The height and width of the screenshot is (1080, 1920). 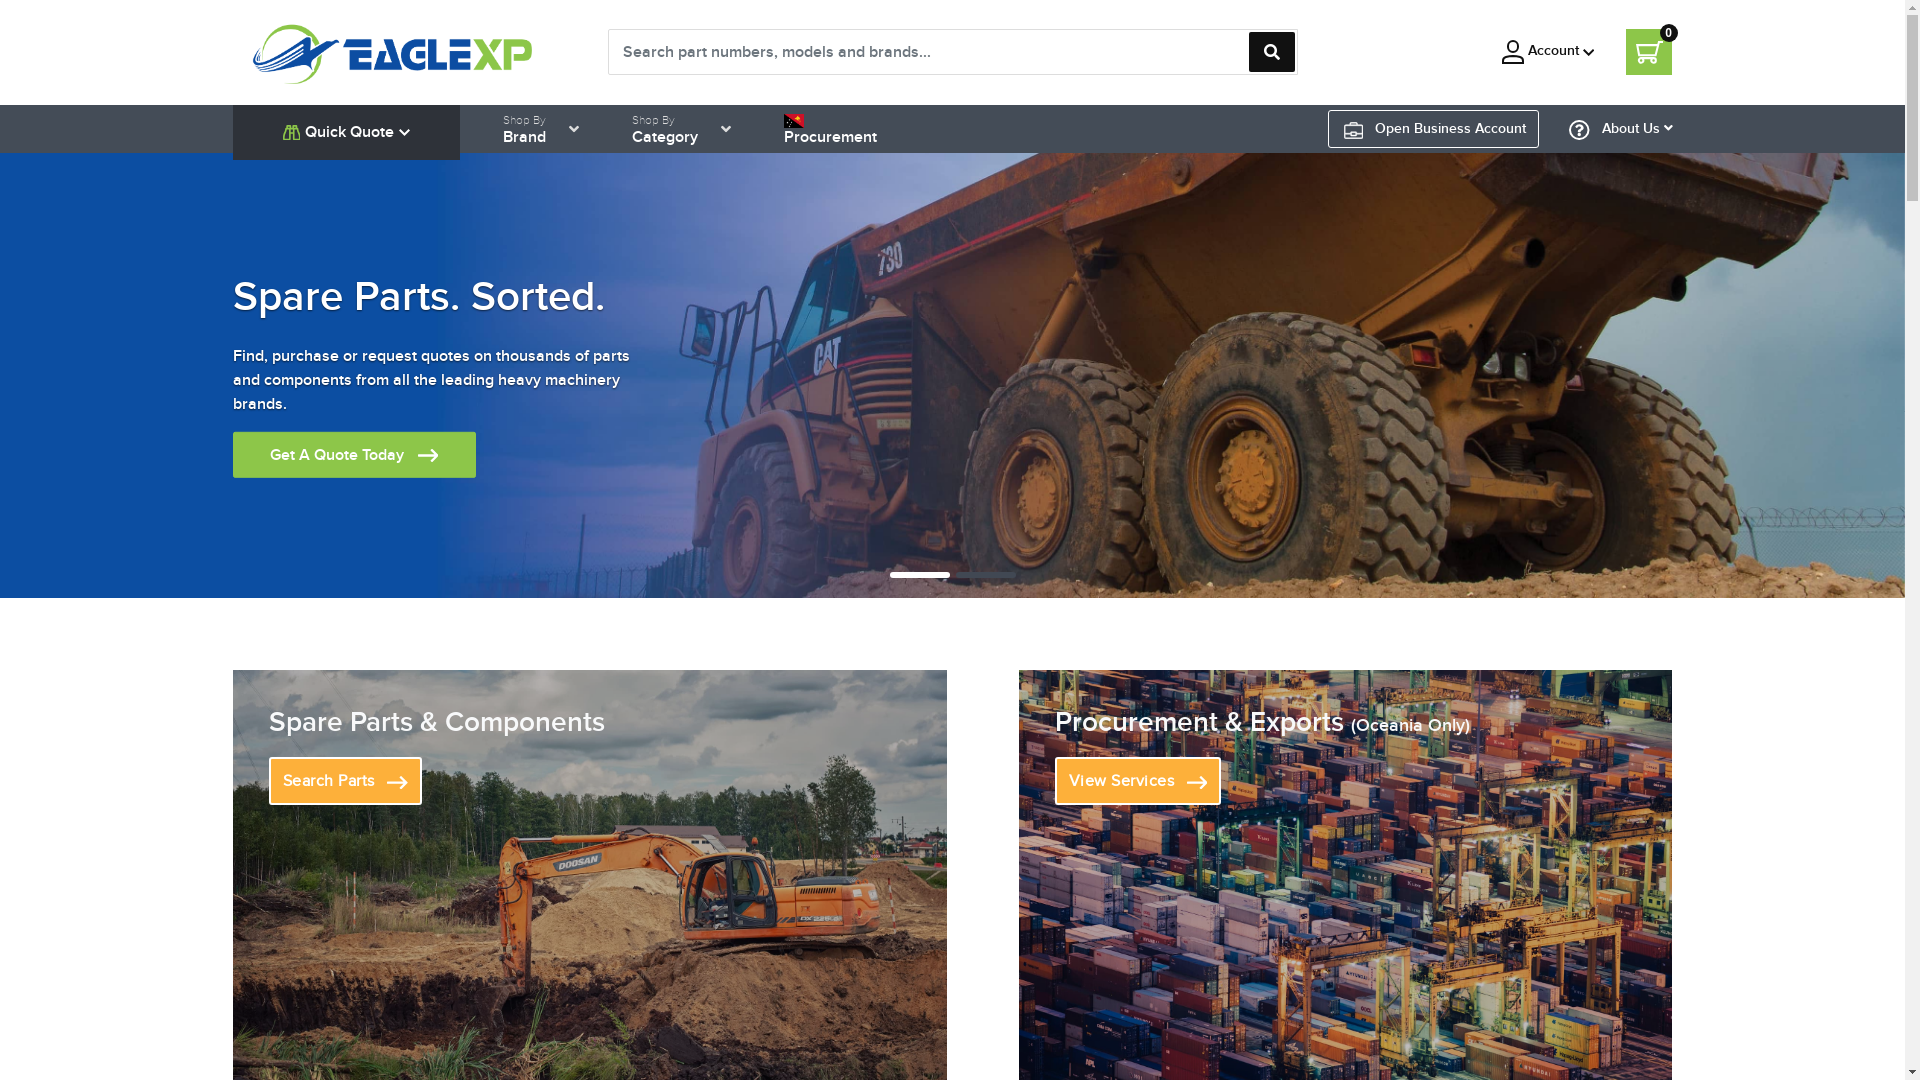 What do you see at coordinates (1138, 779) in the screenshot?
I see `'View Services'` at bounding box center [1138, 779].